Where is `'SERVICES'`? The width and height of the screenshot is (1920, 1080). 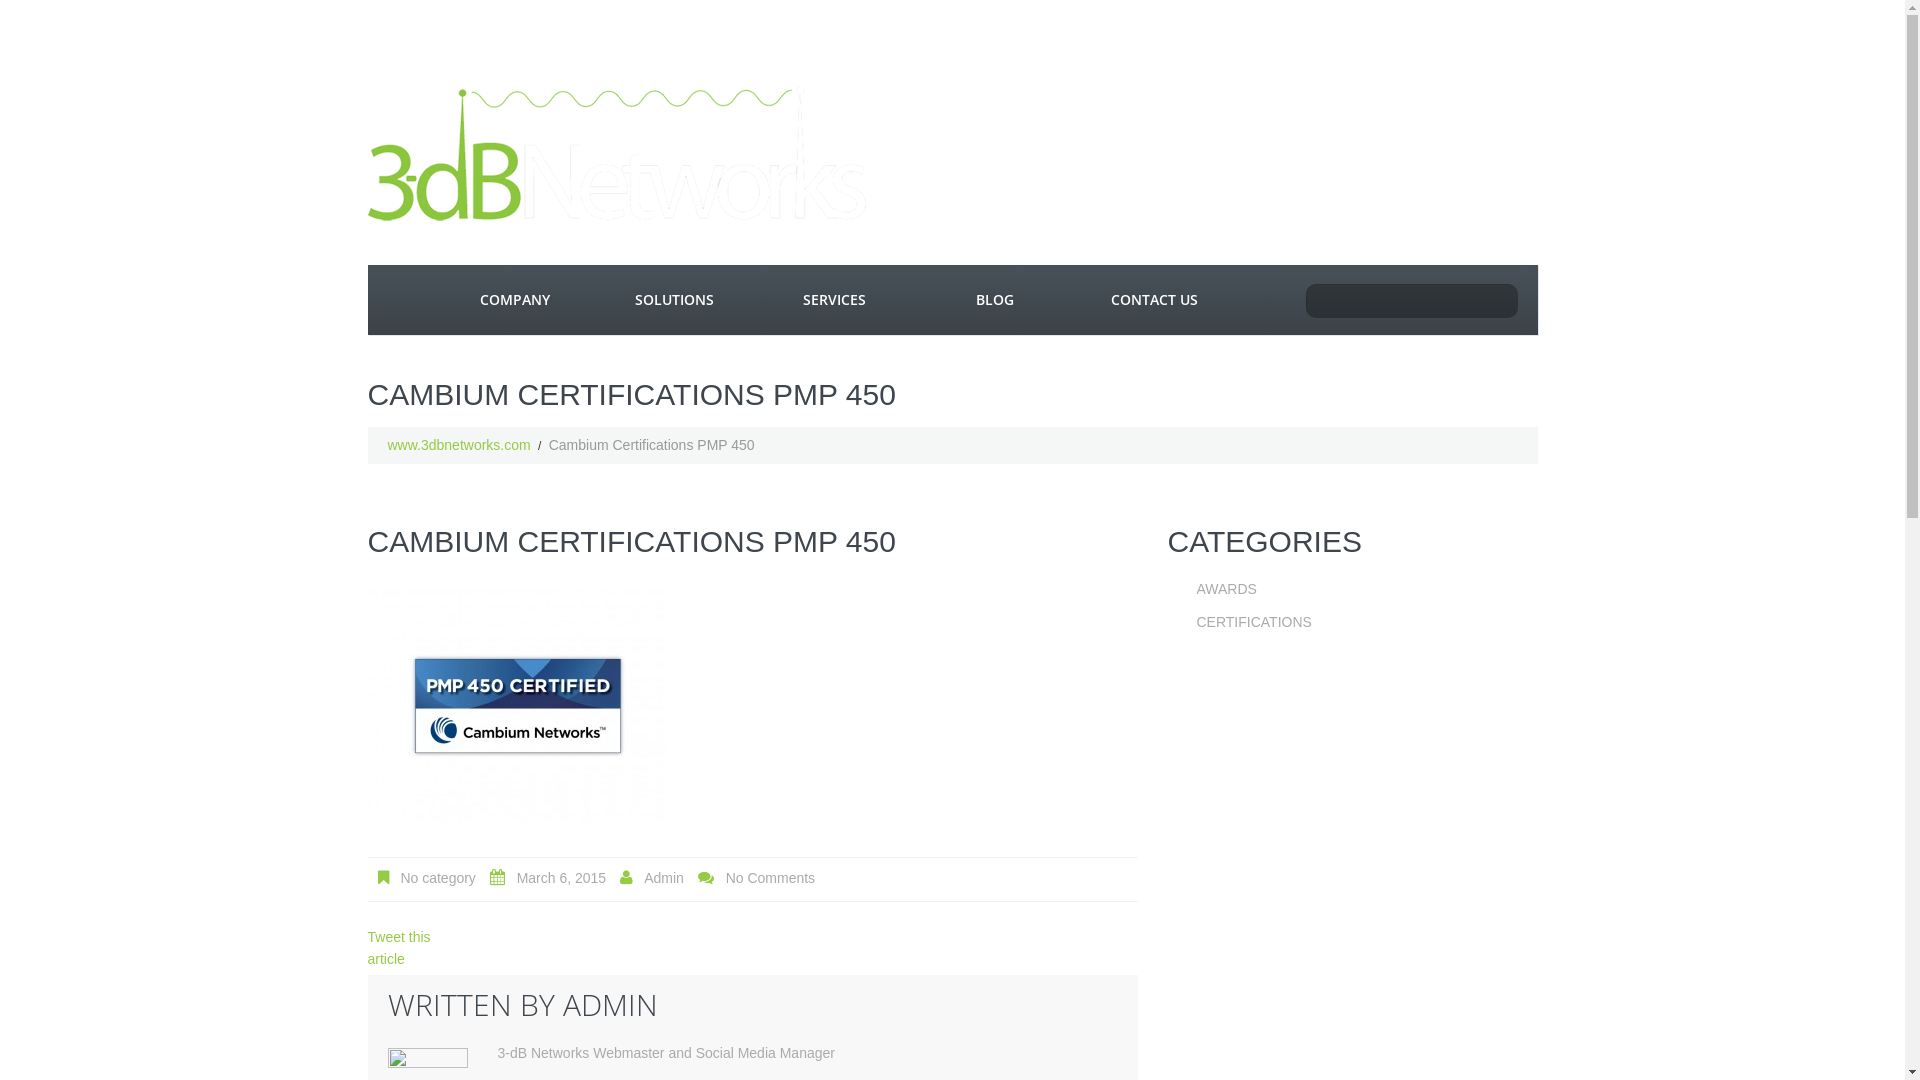 'SERVICES' is located at coordinates (754, 300).